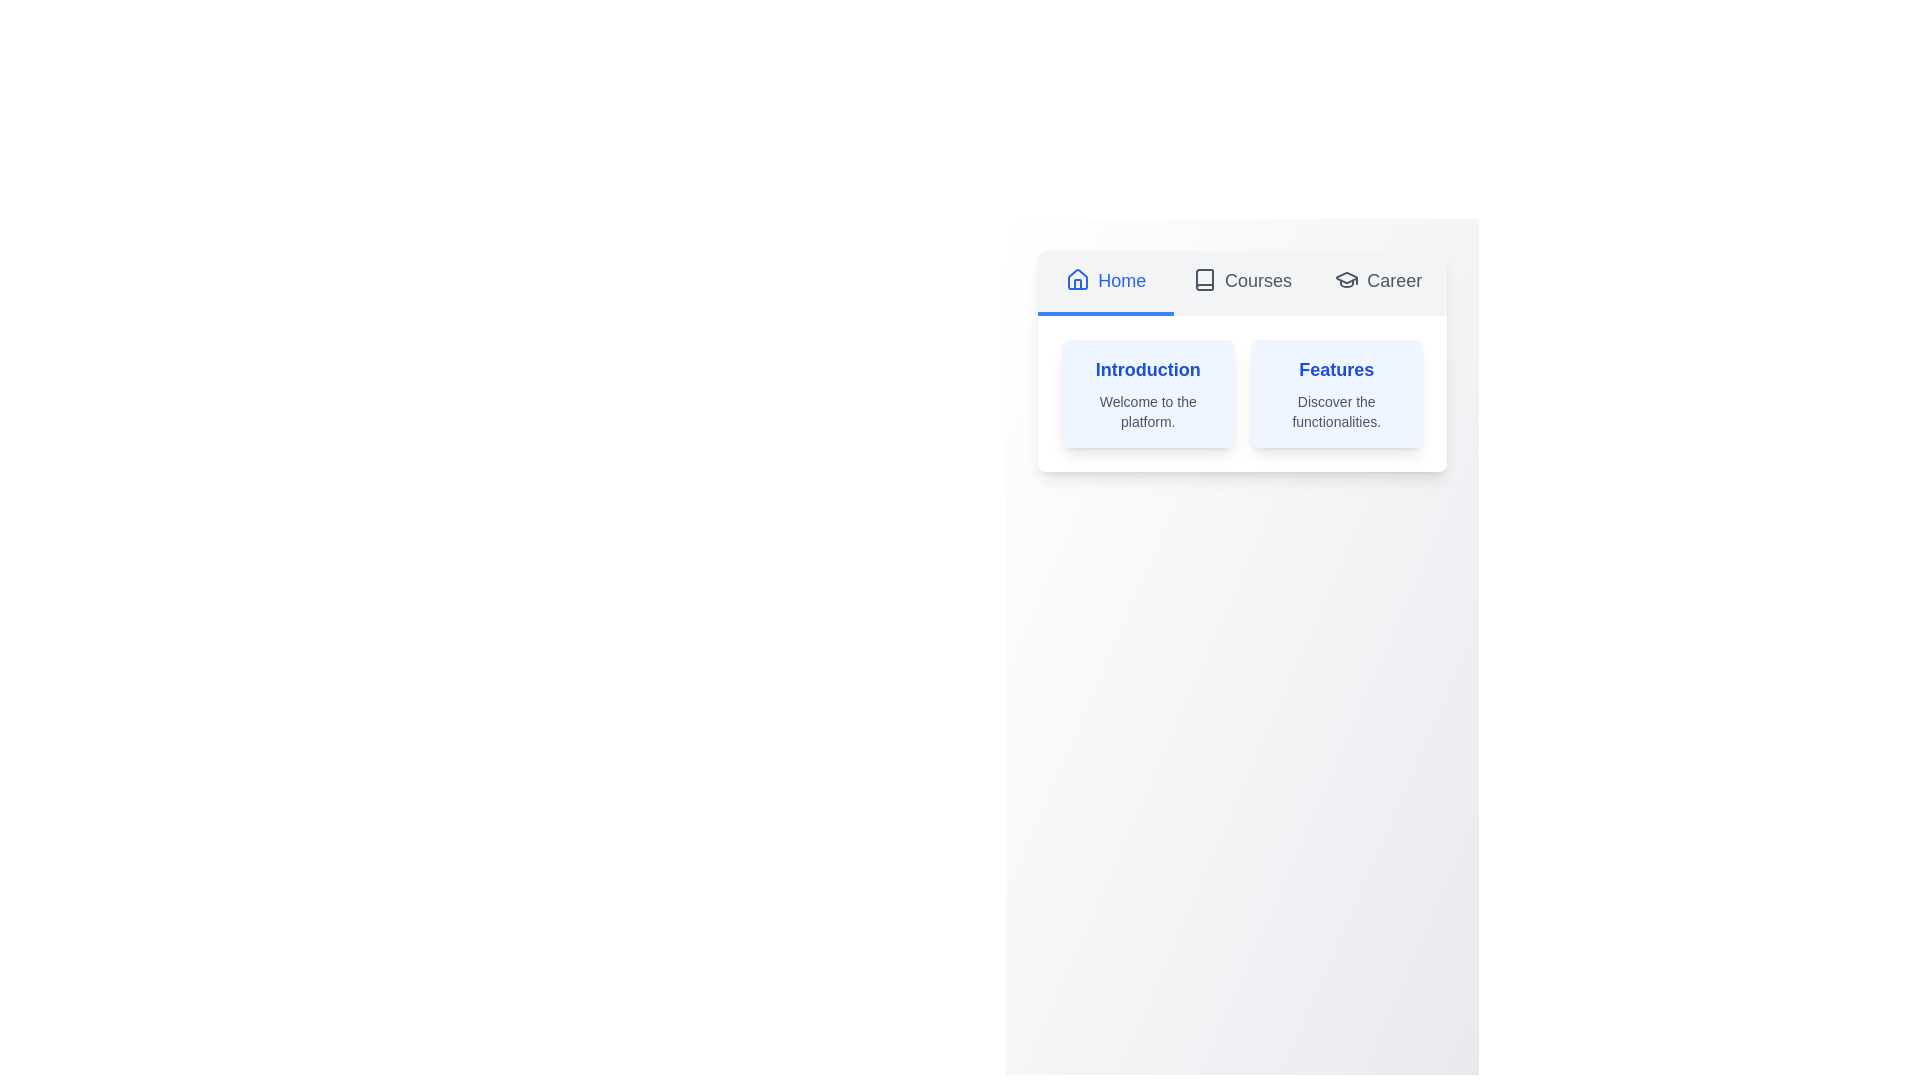  Describe the element at coordinates (1105, 283) in the screenshot. I see `the 'Home' button, which is a rectangular button with bold blue text and a house icon, located in the navigation bar at the top-center of the interface` at that location.